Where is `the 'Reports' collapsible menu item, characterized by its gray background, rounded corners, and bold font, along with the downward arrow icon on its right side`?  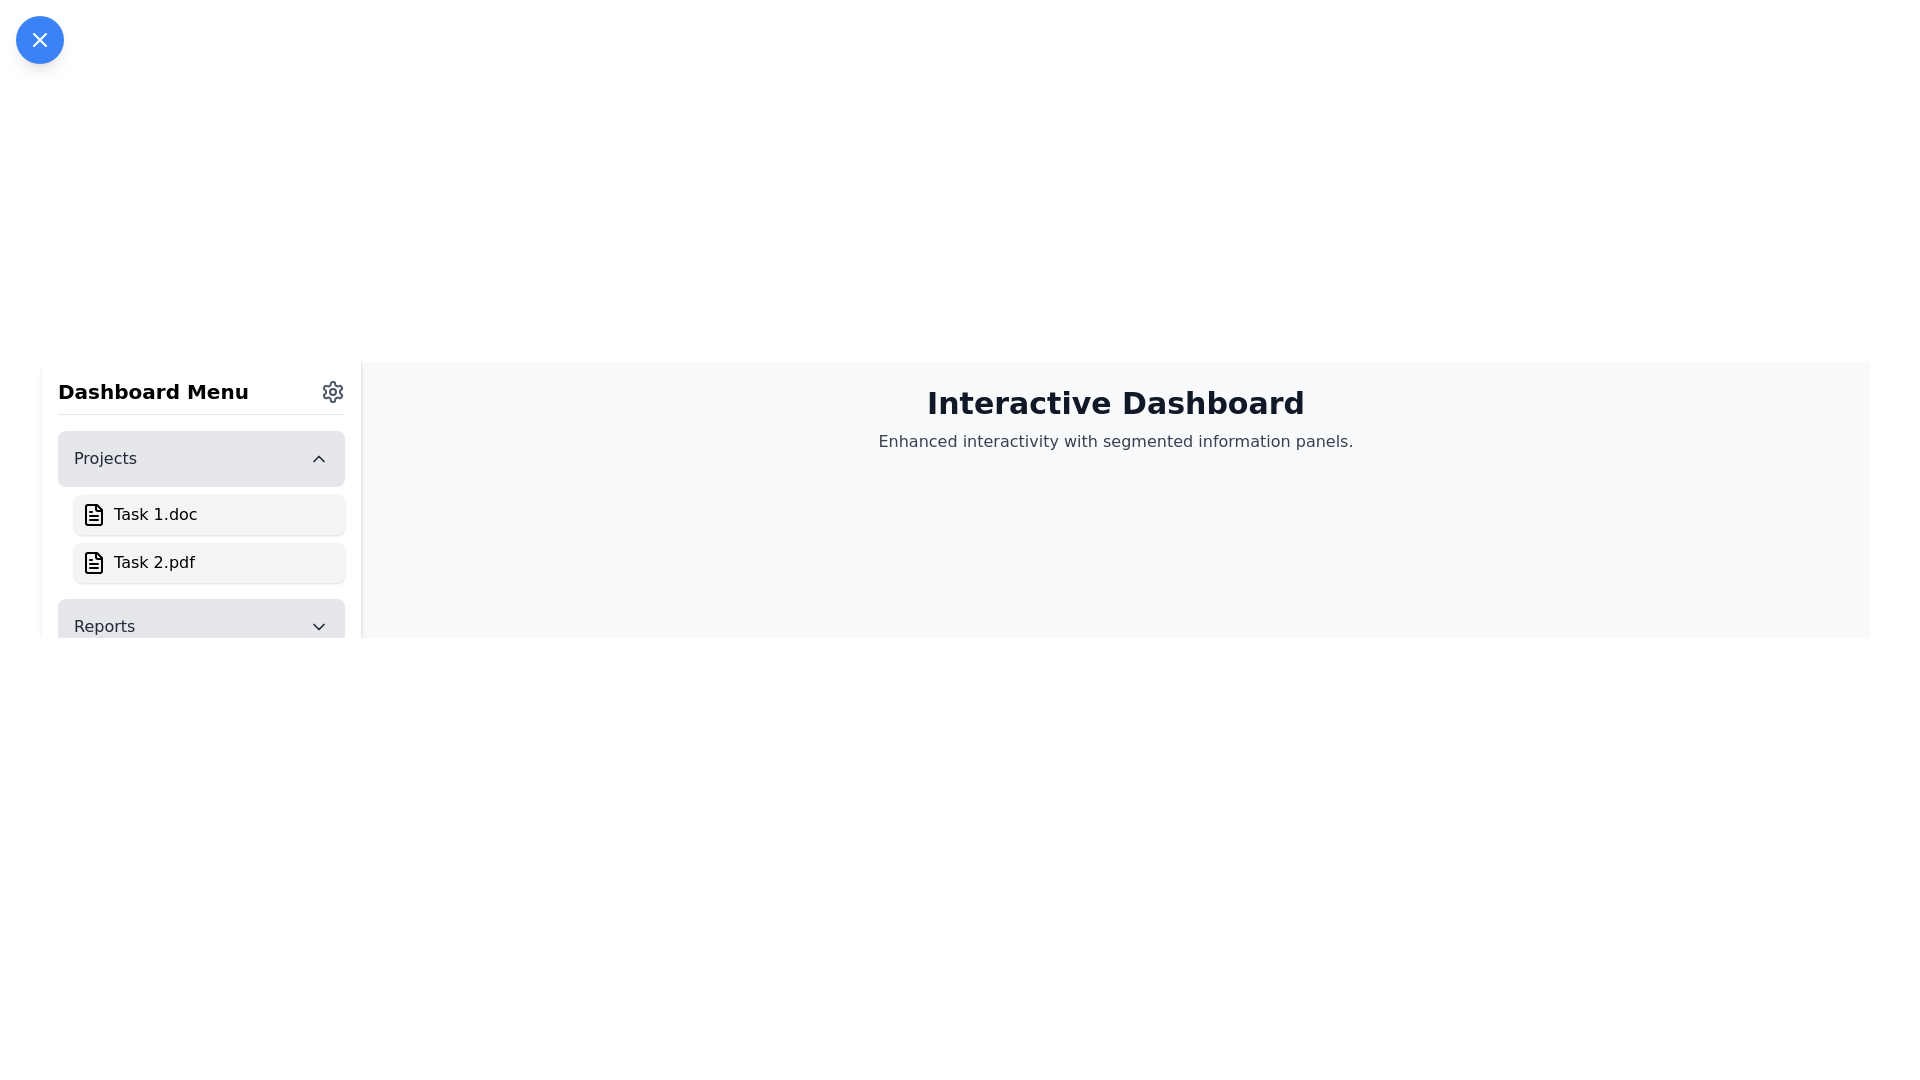
the 'Reports' collapsible menu item, characterized by its gray background, rounded corners, and bold font, along with the downward arrow icon on its right side is located at coordinates (201, 626).